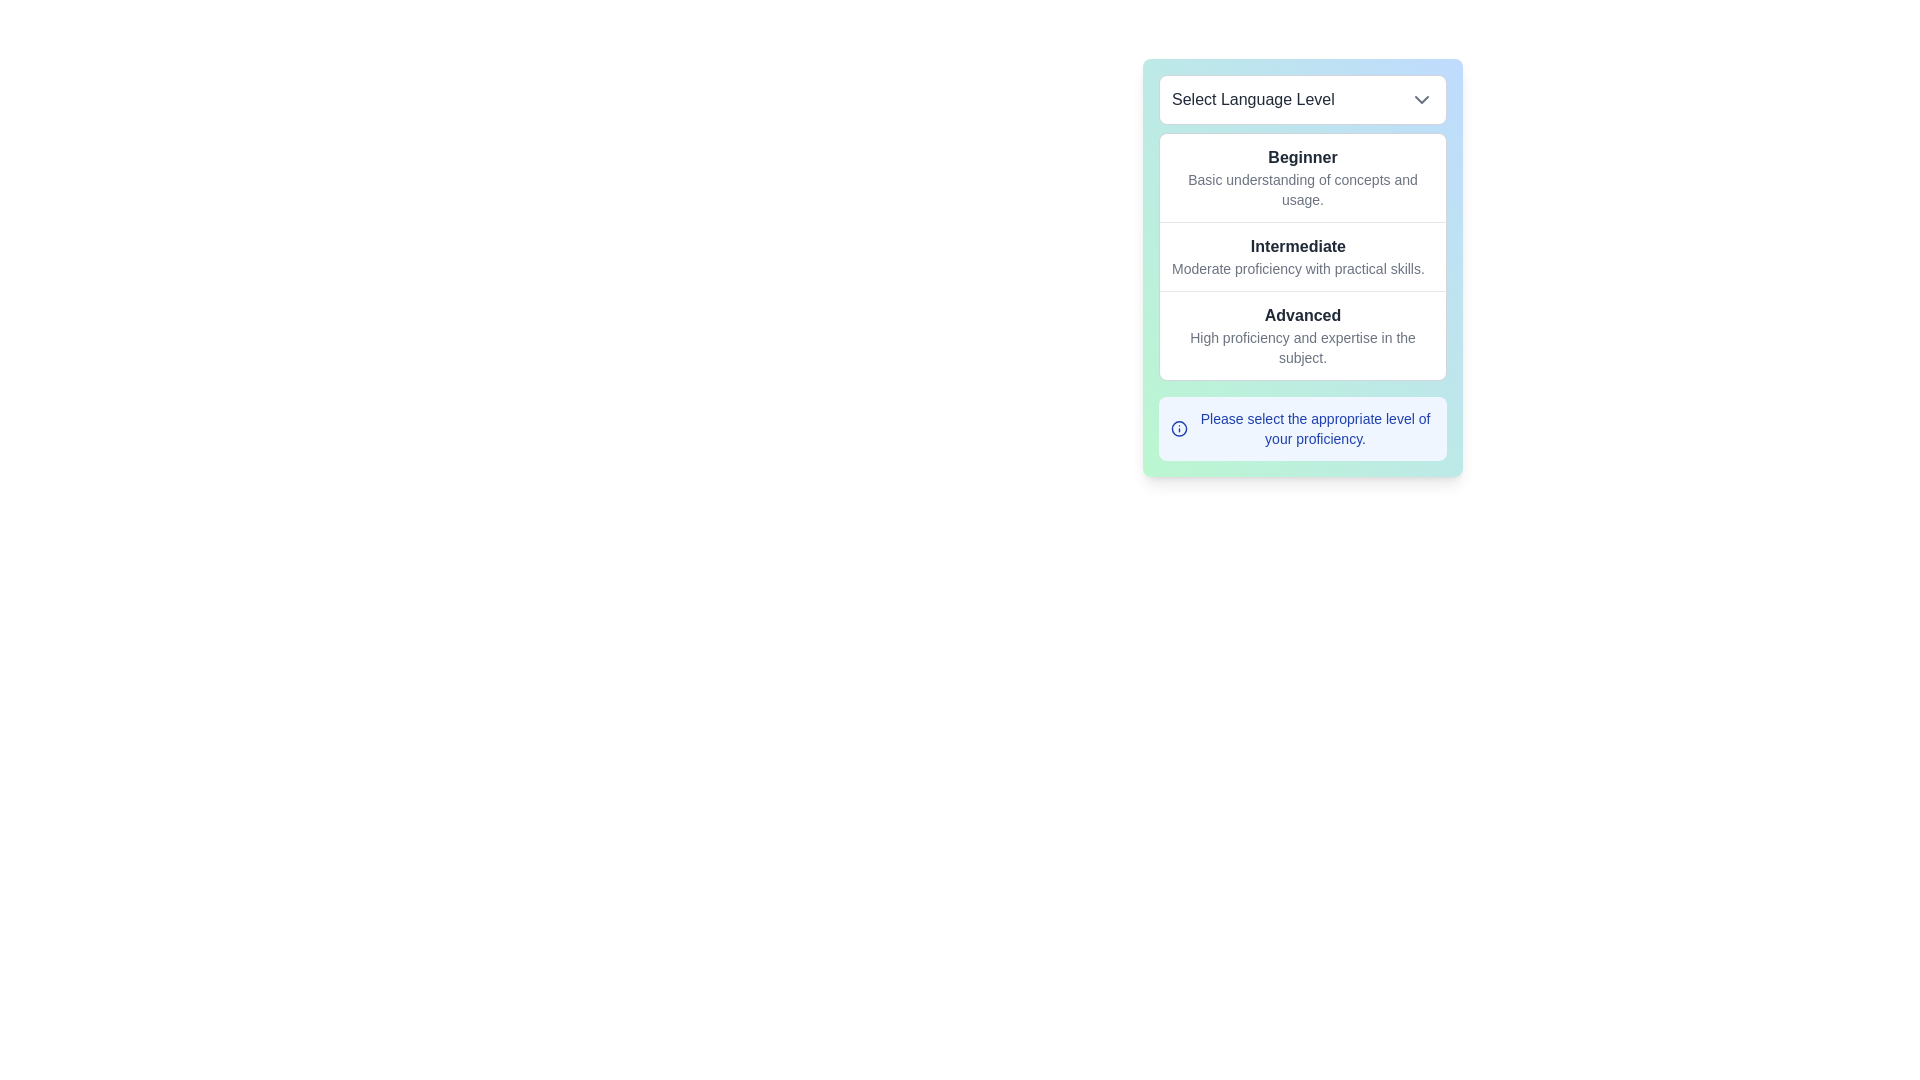  What do you see at coordinates (1302, 157) in the screenshot?
I see `the 'Beginner' proficiency level text label, which serves as an informational header in the 'Select Language Level' menu, positioned above the explanation text` at bounding box center [1302, 157].